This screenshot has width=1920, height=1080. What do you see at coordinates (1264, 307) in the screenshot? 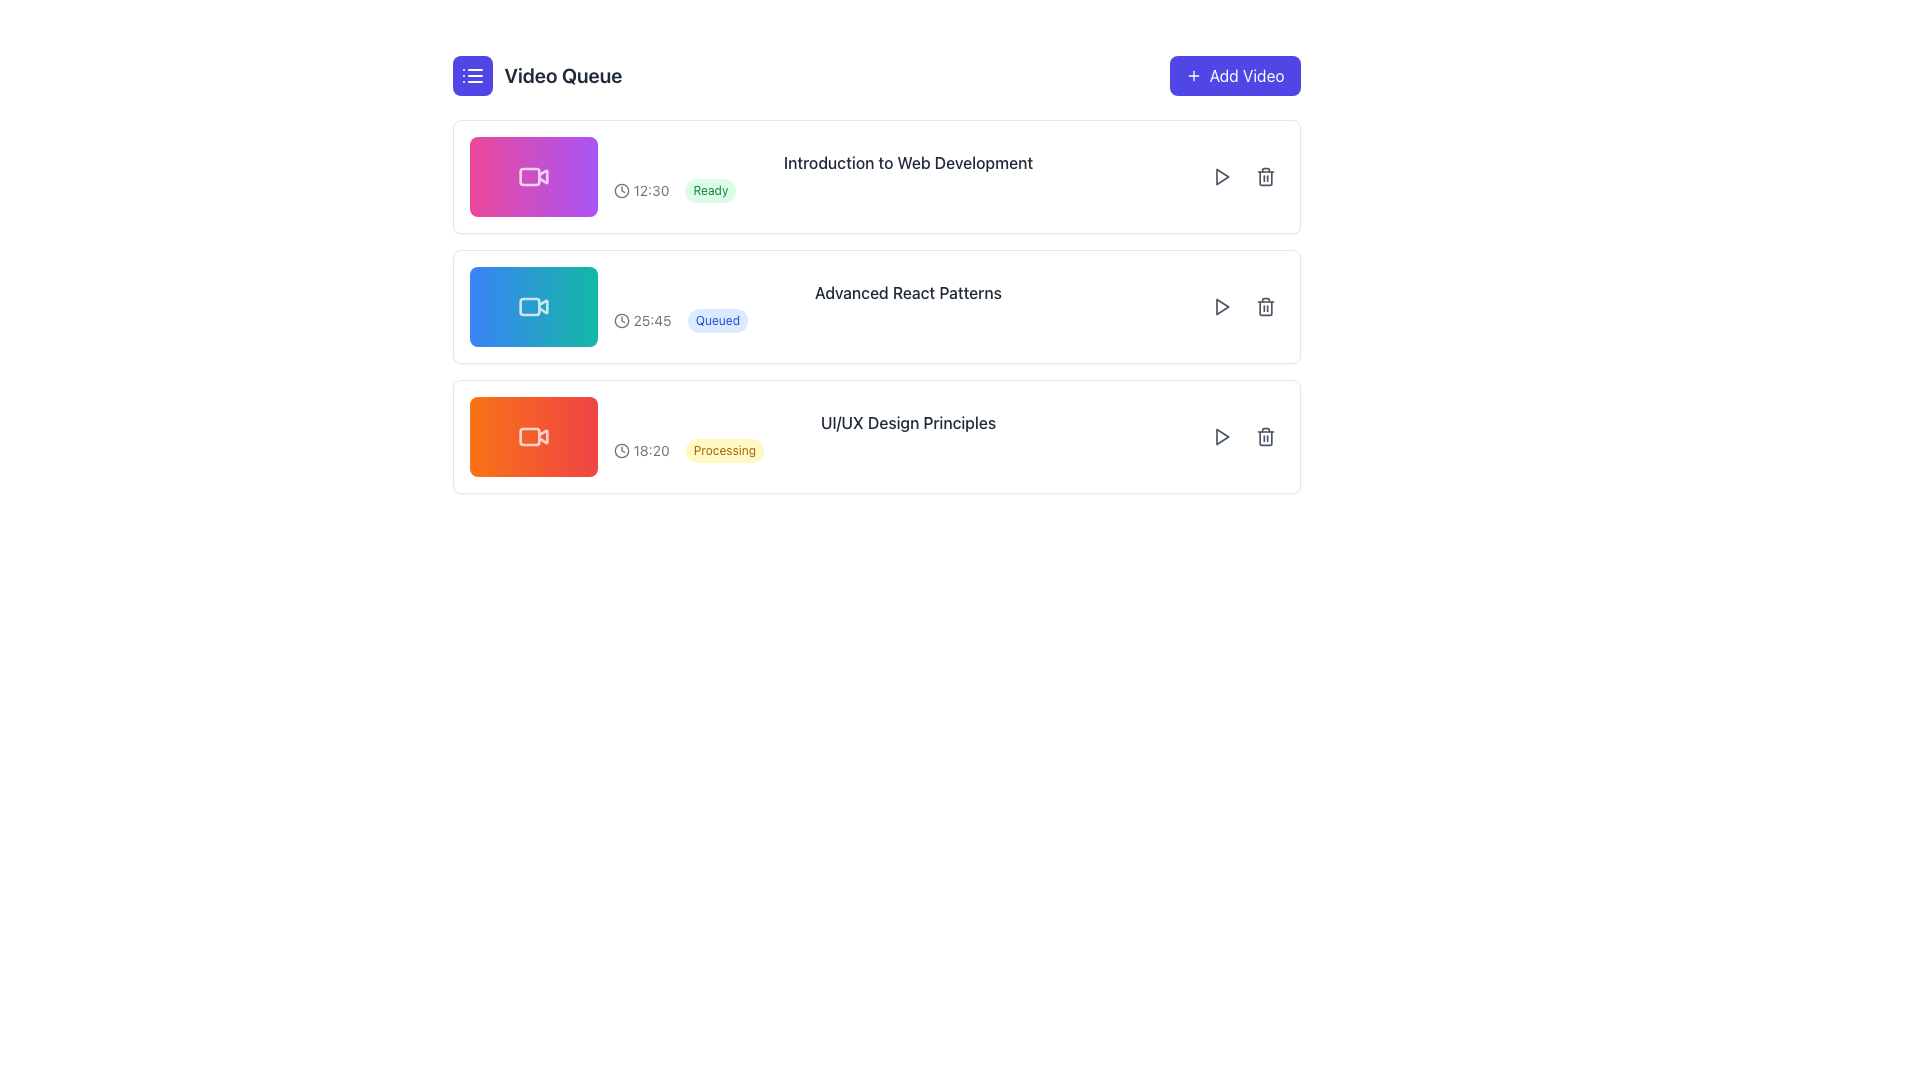
I see `the delete icon button located at the end of the second list item for 'Advanced React Patterns'` at bounding box center [1264, 307].